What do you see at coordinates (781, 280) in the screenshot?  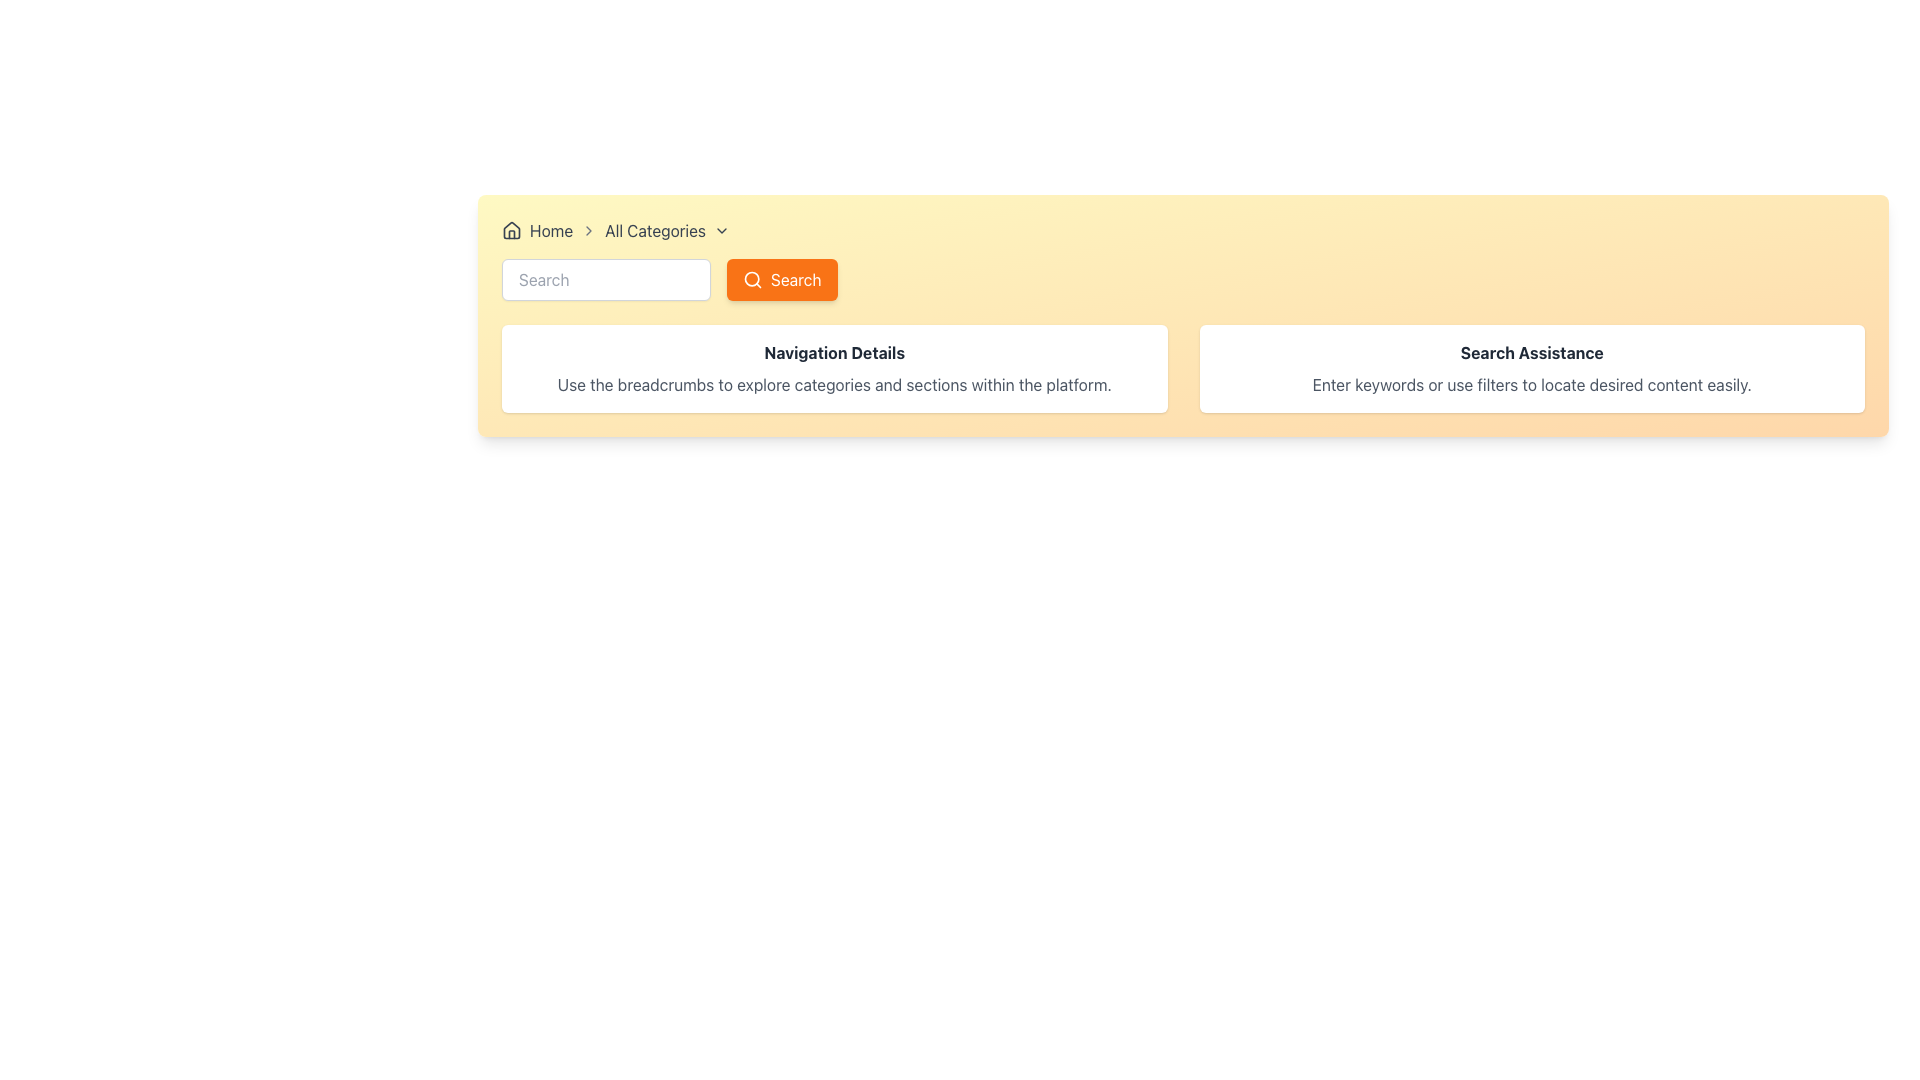 I see `the bright orange 'Search' button with white text and a search icon` at bounding box center [781, 280].